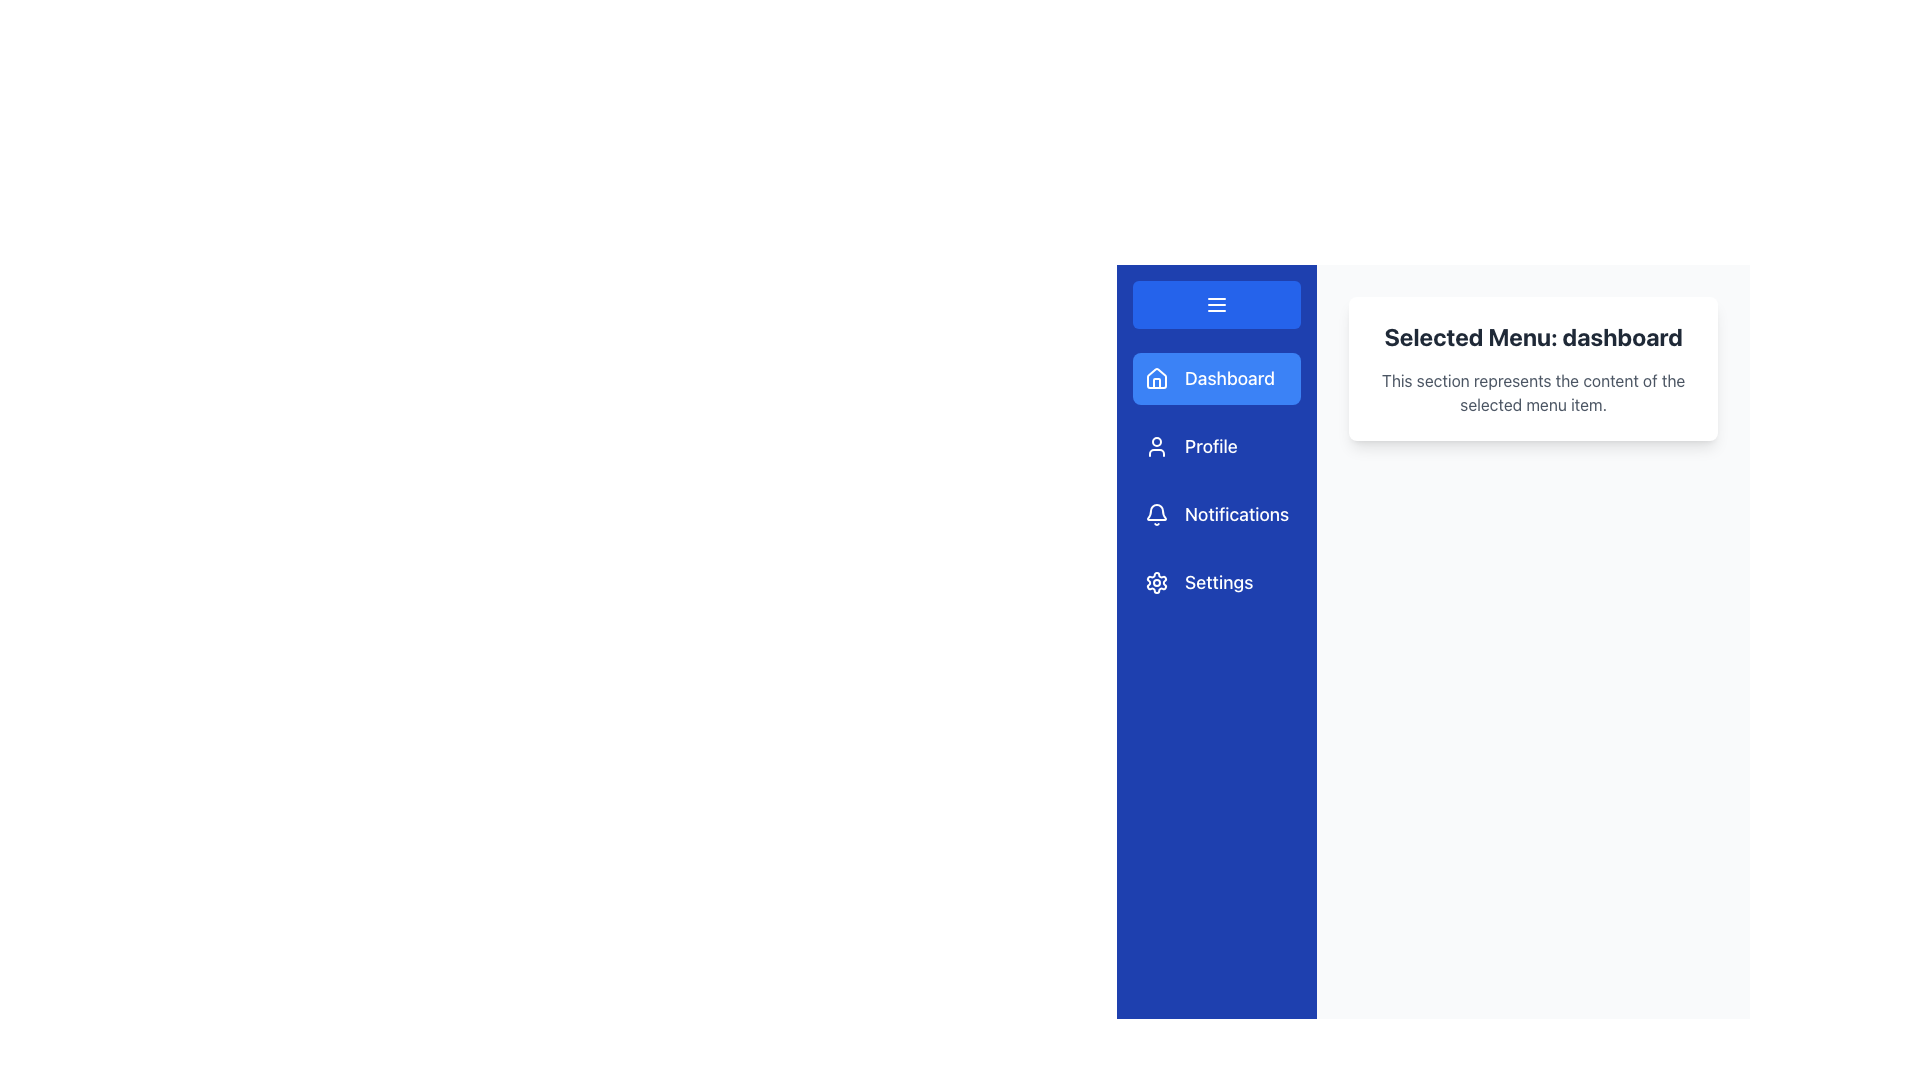 Image resolution: width=1920 pixels, height=1080 pixels. What do you see at coordinates (1216, 514) in the screenshot?
I see `the button in the vertical menu panel that navigates to the Notifications page, located third from the top beneath 'Dashboard' and 'Profile'` at bounding box center [1216, 514].